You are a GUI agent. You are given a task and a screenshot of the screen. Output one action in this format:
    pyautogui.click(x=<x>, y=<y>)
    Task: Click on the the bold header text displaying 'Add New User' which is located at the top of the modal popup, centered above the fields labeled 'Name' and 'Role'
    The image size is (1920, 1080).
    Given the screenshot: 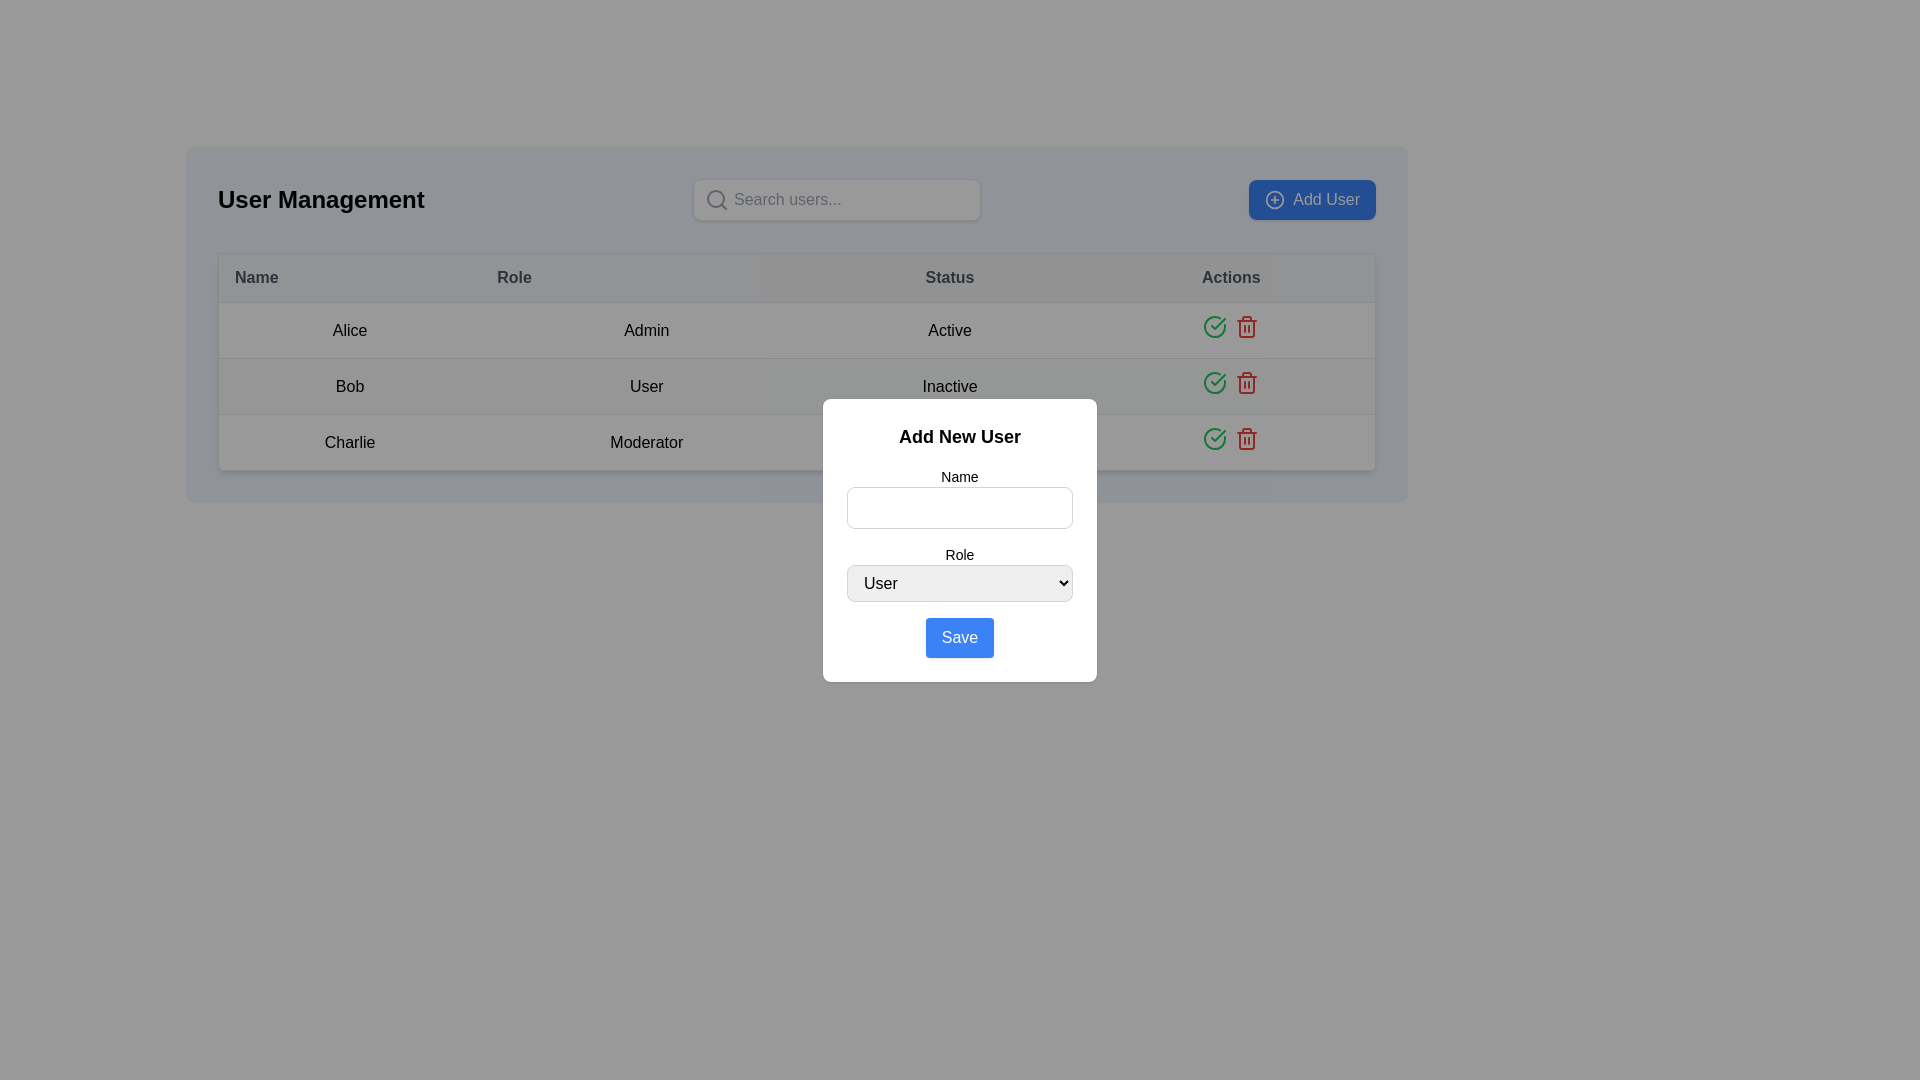 What is the action you would take?
    pyautogui.click(x=960, y=435)
    